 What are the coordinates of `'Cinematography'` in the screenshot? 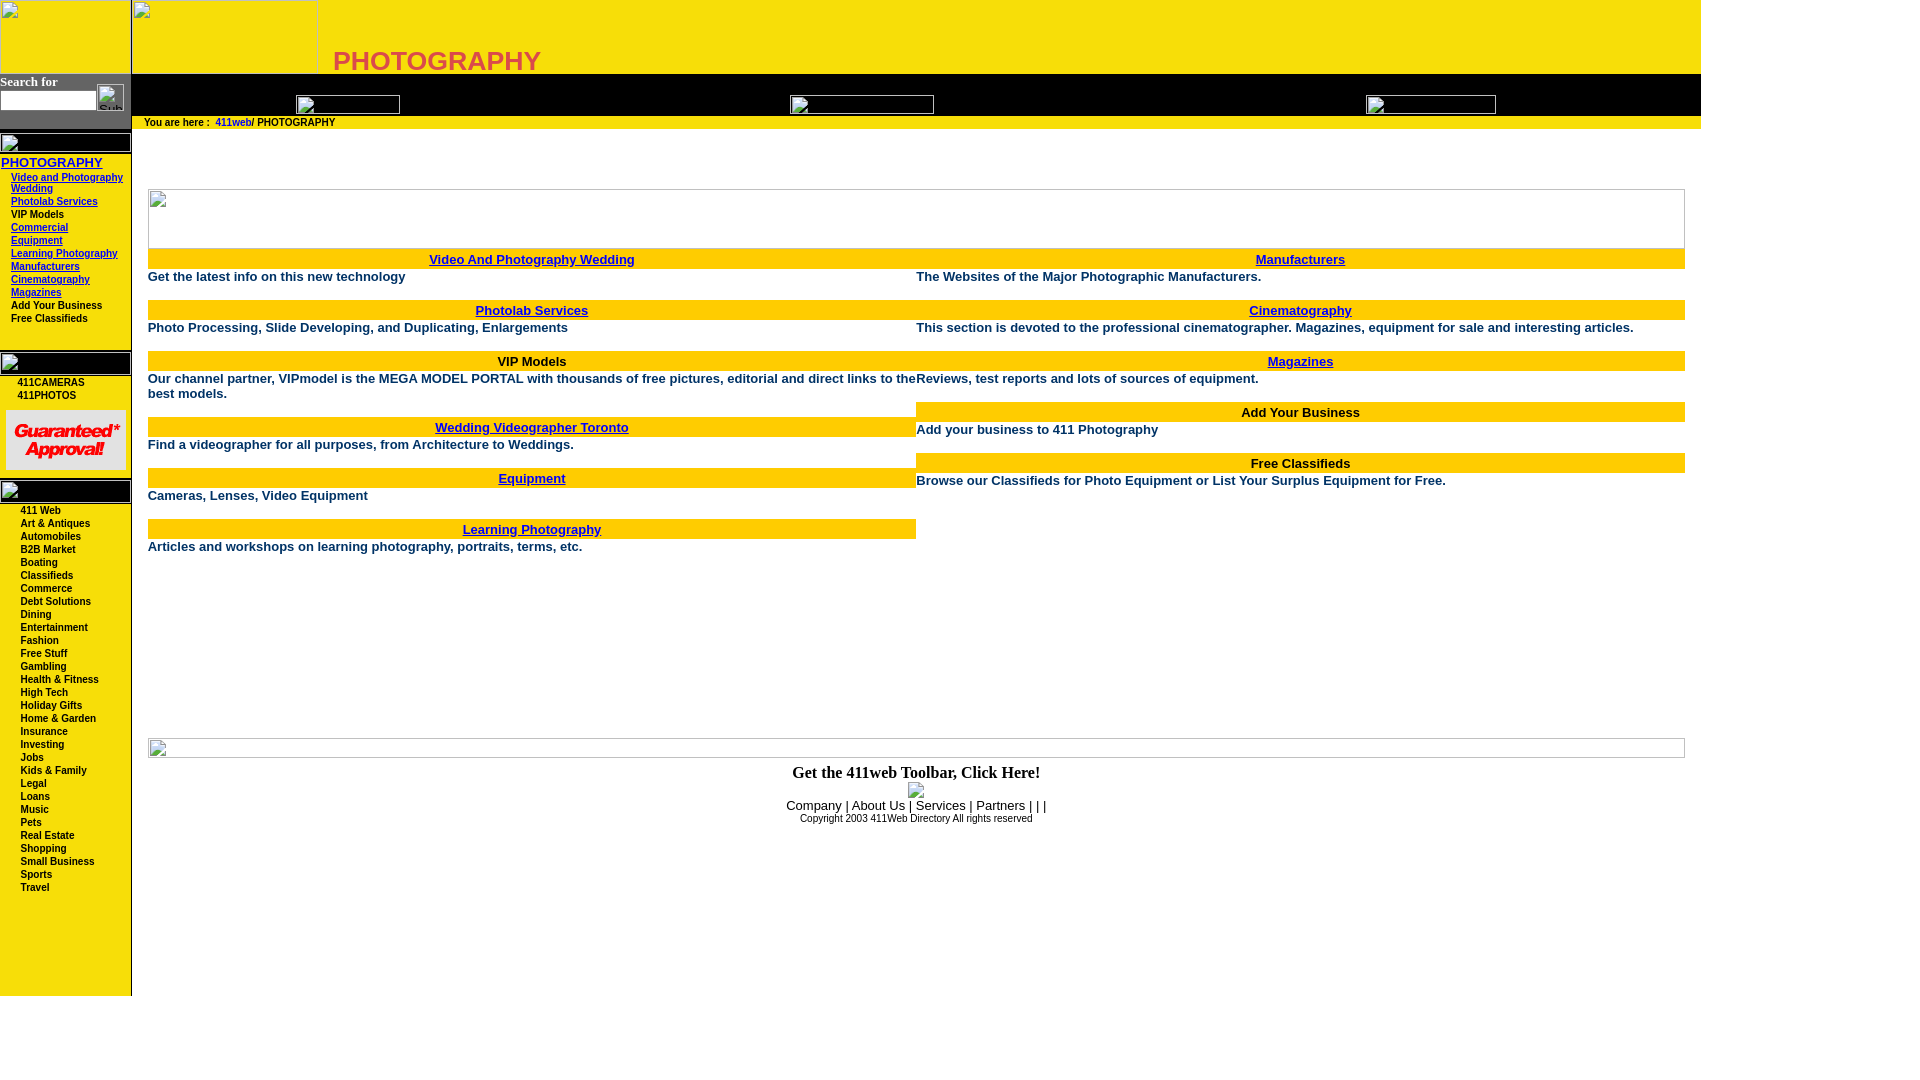 It's located at (1300, 308).